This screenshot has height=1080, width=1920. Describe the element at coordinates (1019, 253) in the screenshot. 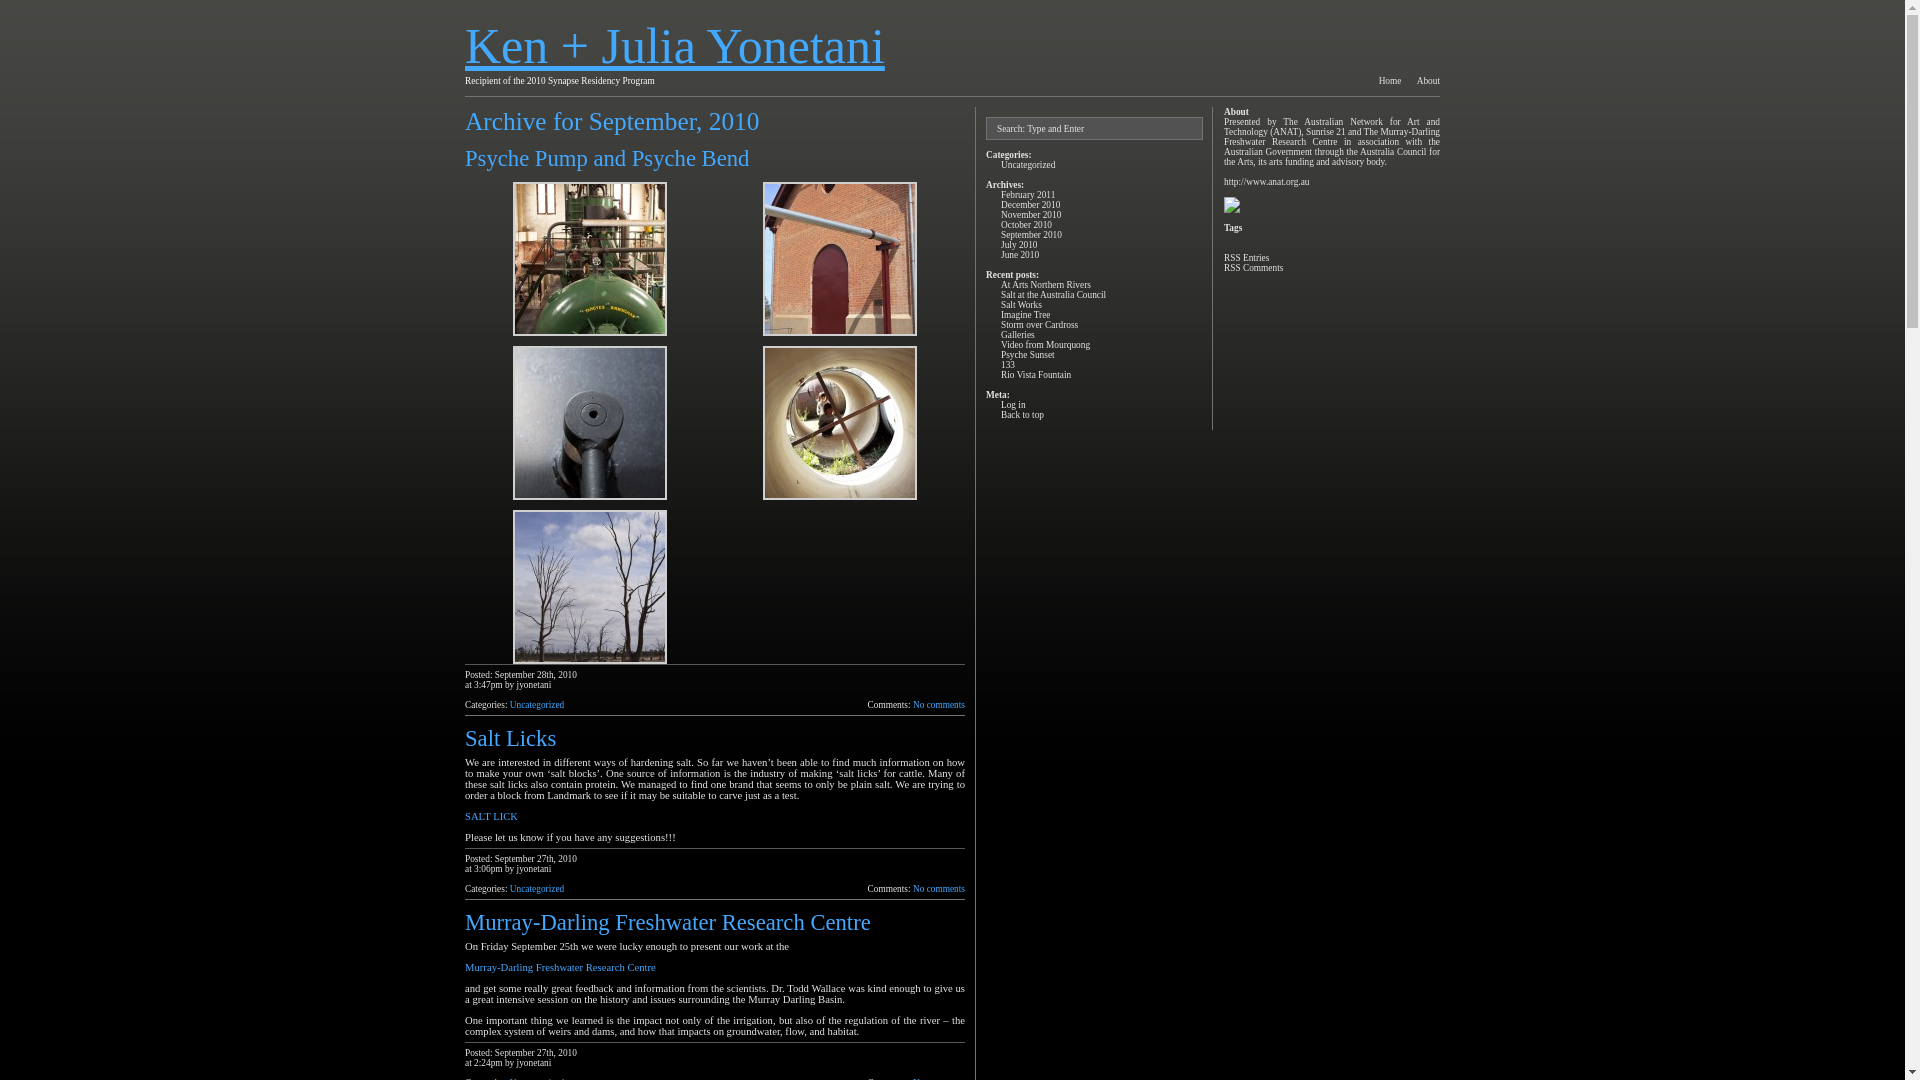

I see `'June 2010'` at that location.